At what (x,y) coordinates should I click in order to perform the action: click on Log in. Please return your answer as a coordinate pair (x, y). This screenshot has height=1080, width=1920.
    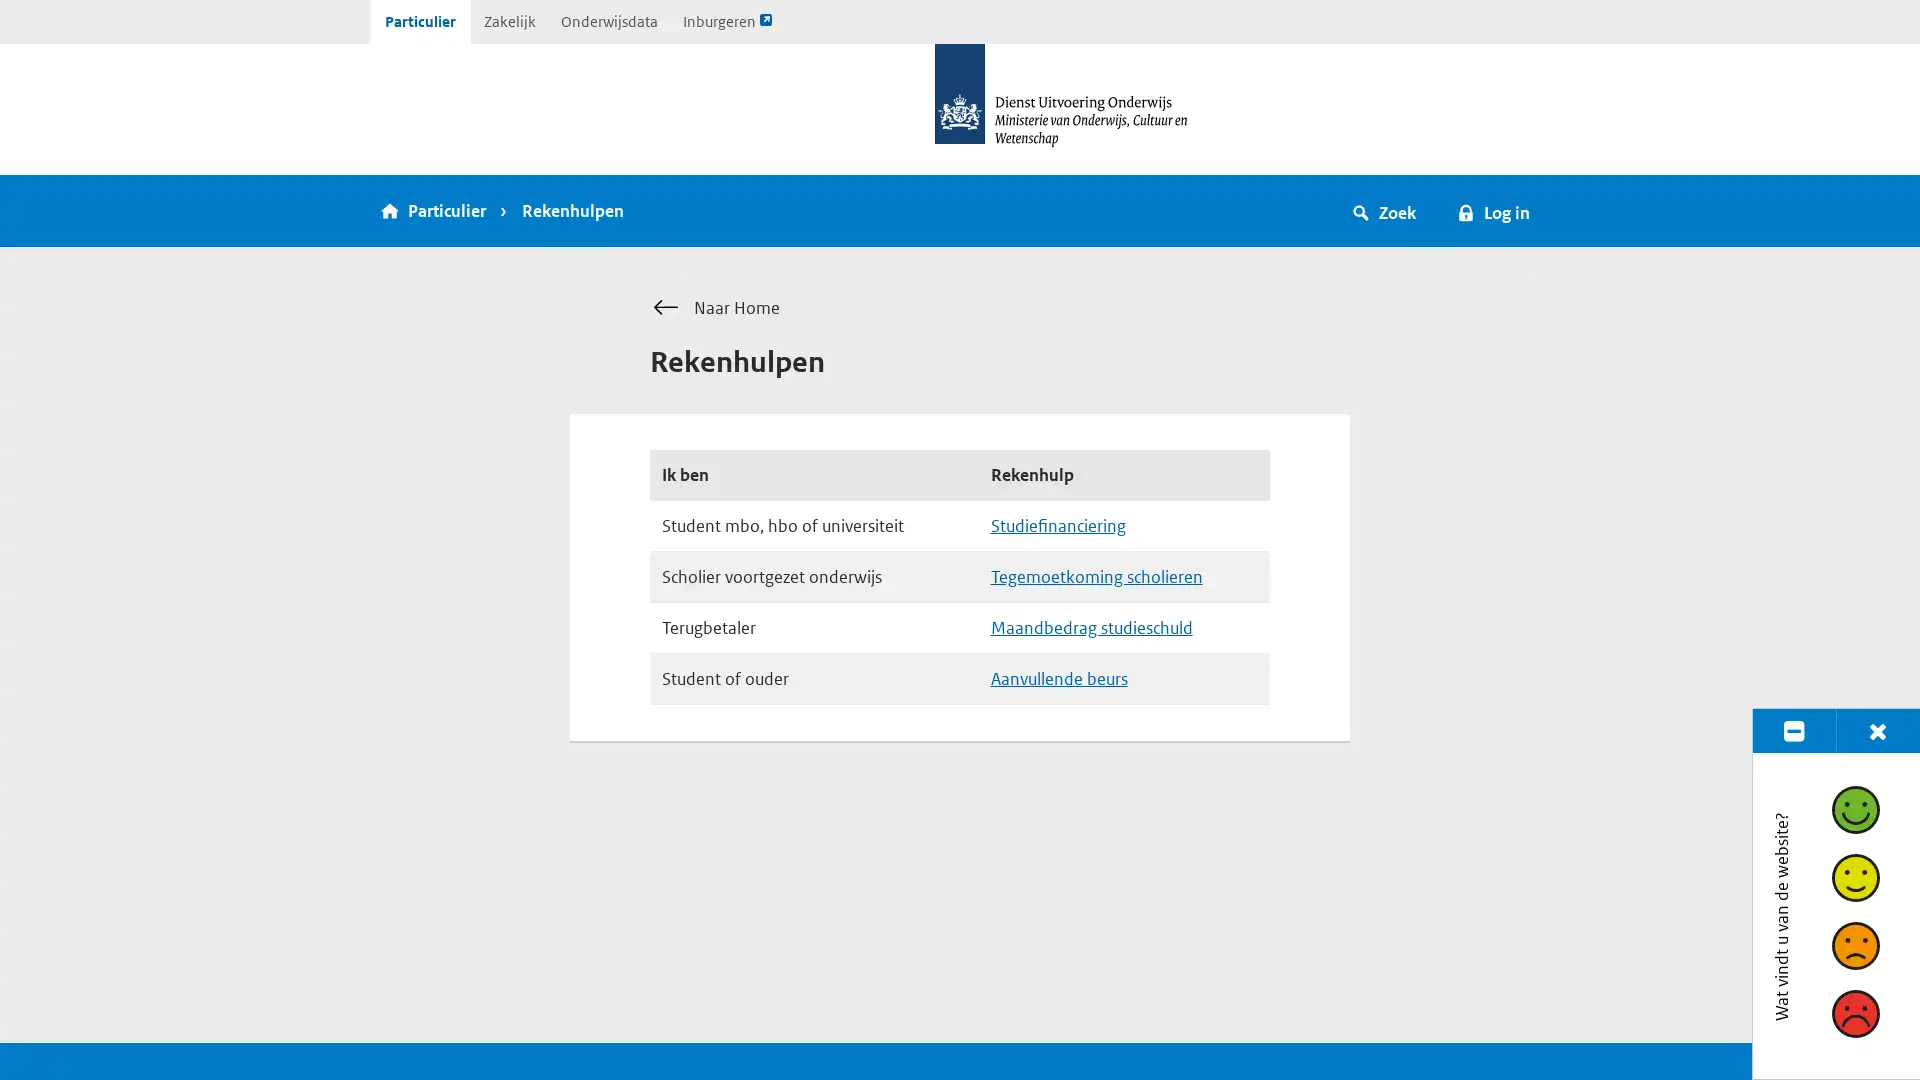
    Looking at the image, I should click on (1492, 211).